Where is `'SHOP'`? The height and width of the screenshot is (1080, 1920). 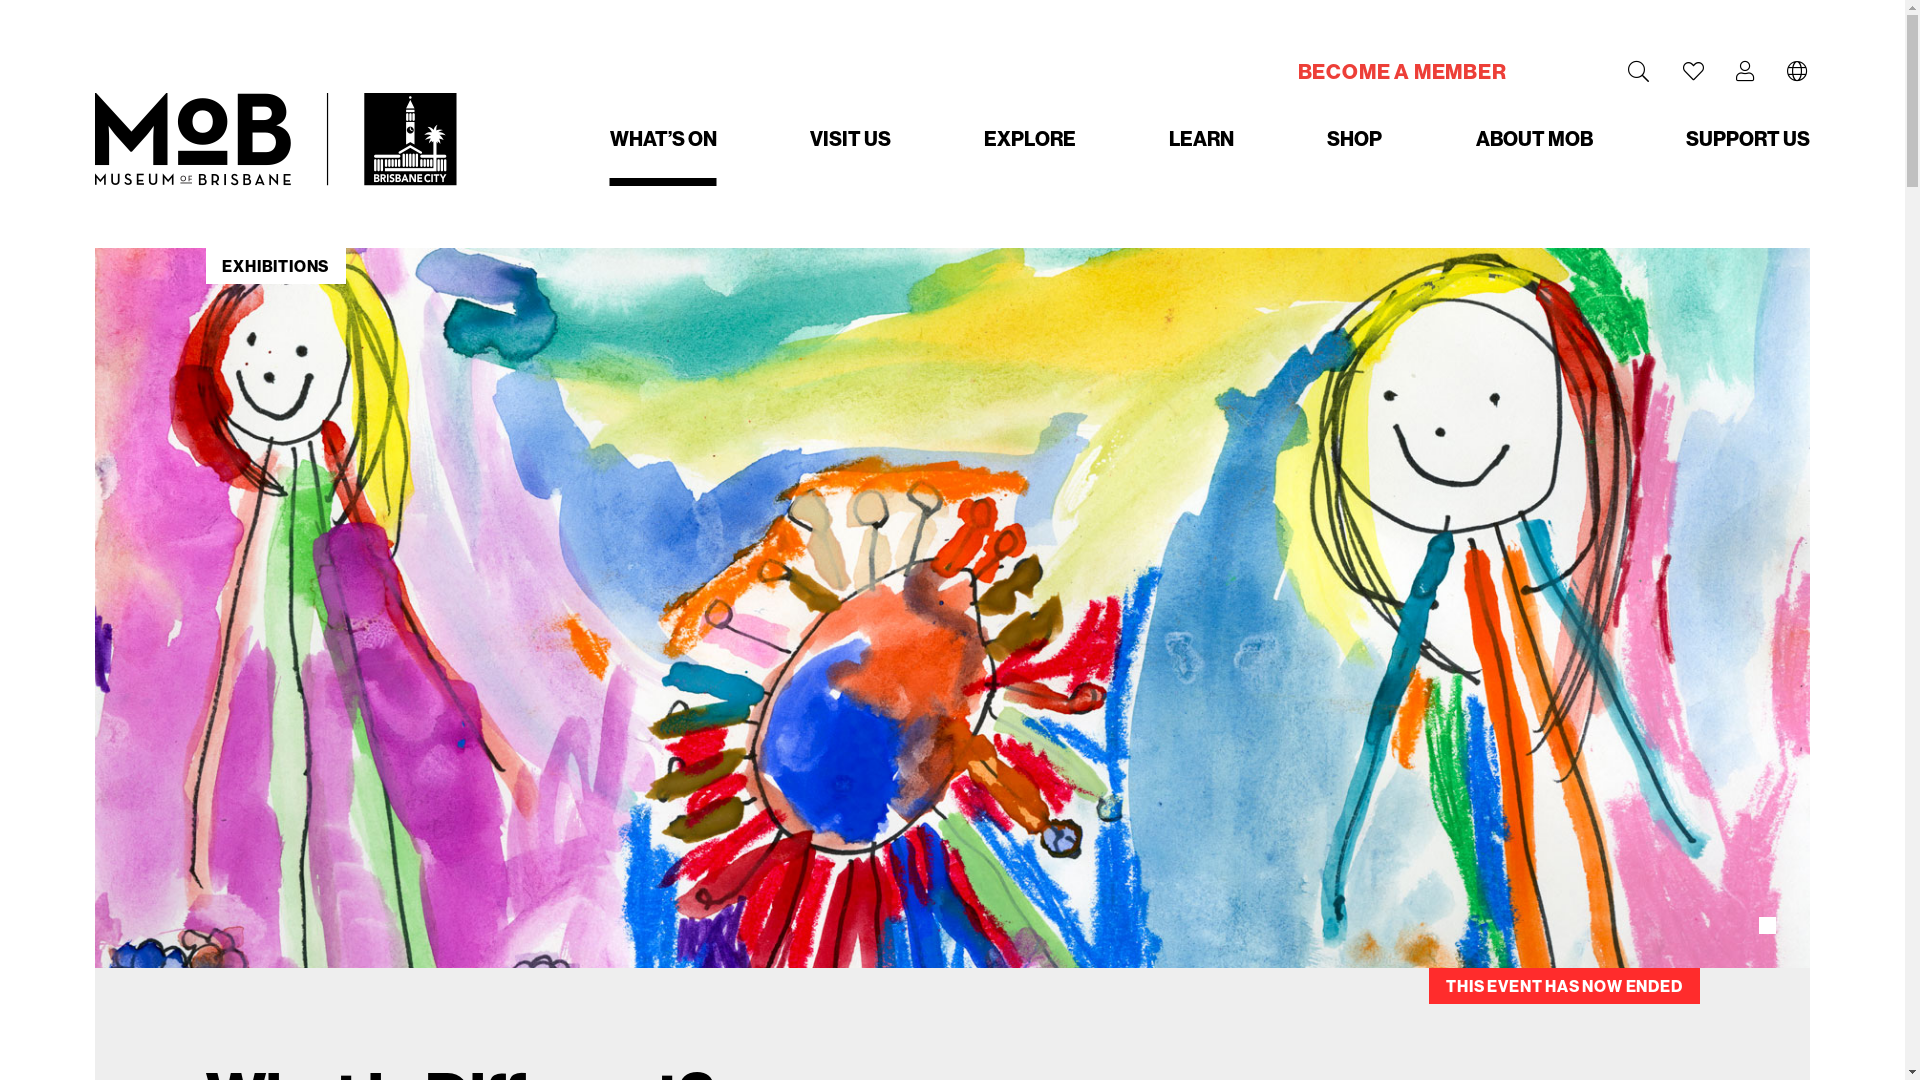 'SHOP' is located at coordinates (1354, 137).